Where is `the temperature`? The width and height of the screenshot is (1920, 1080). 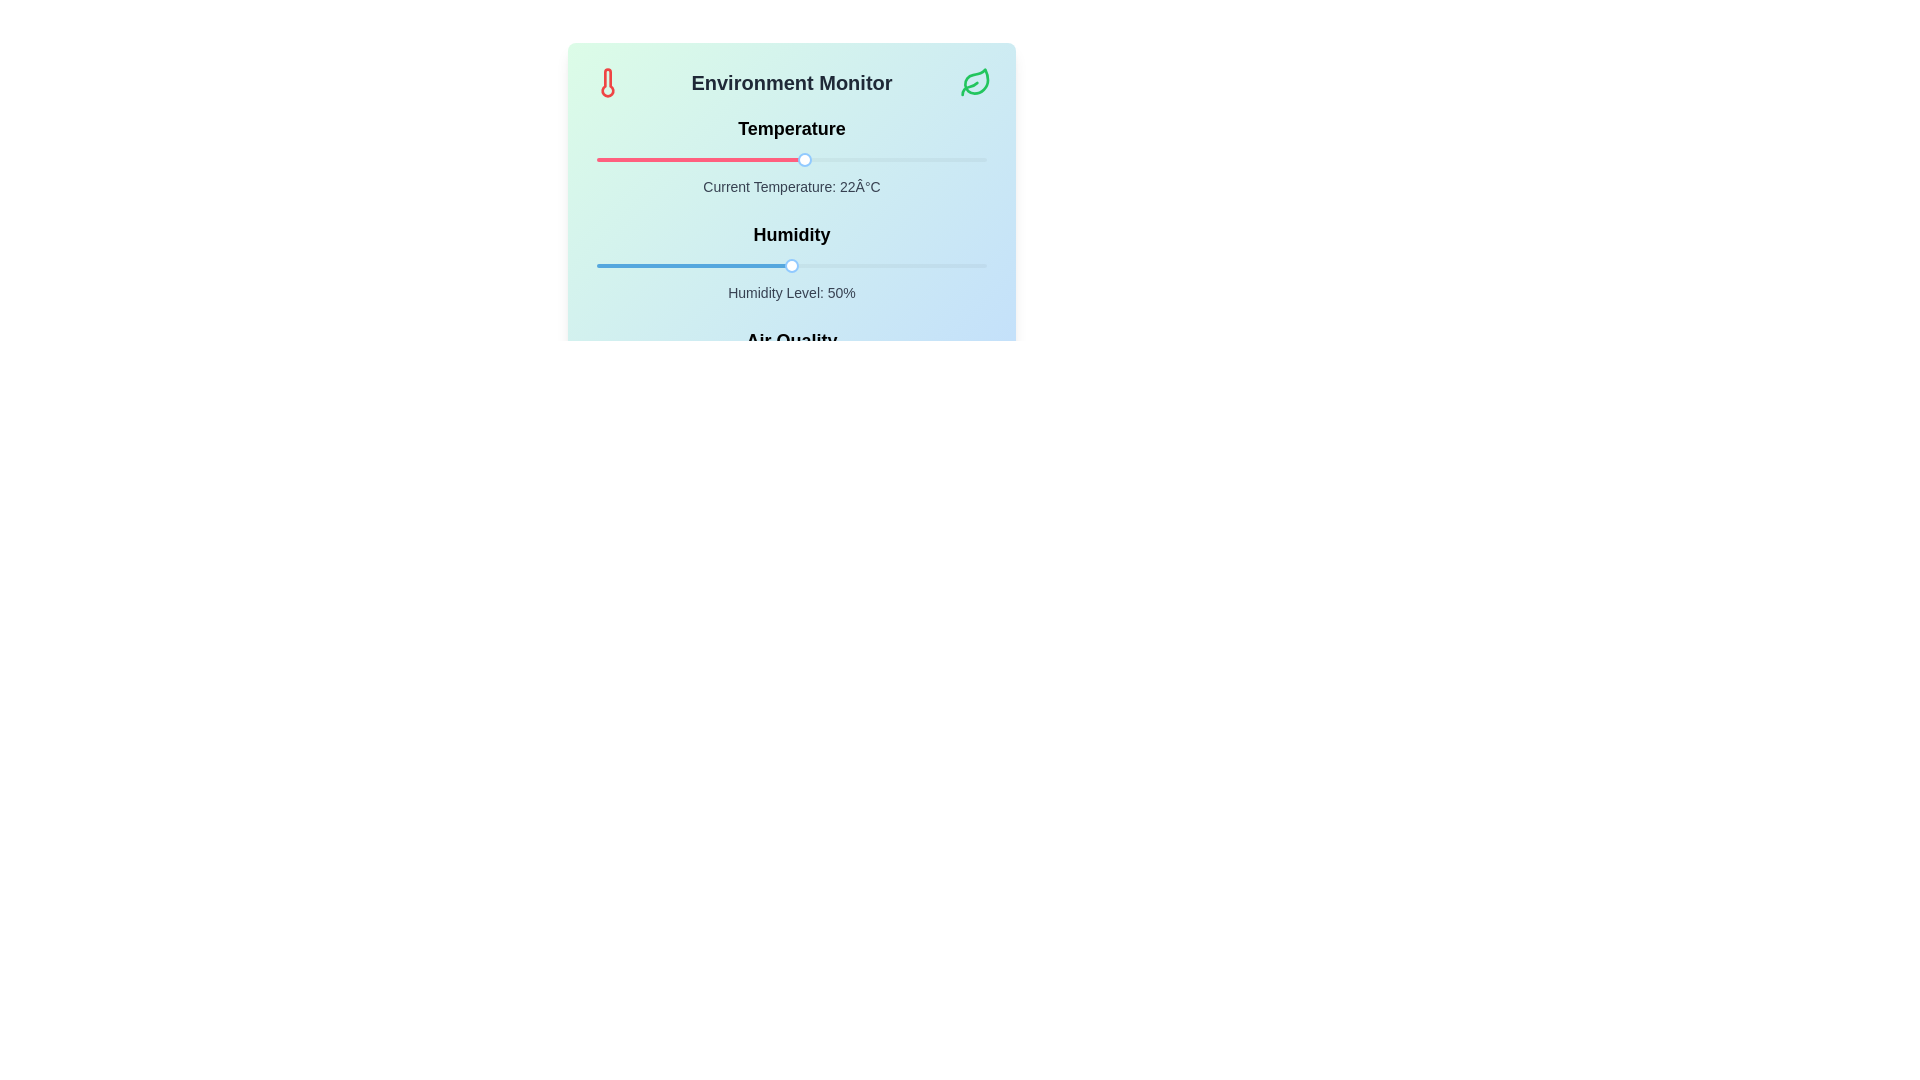
the temperature is located at coordinates (947, 158).